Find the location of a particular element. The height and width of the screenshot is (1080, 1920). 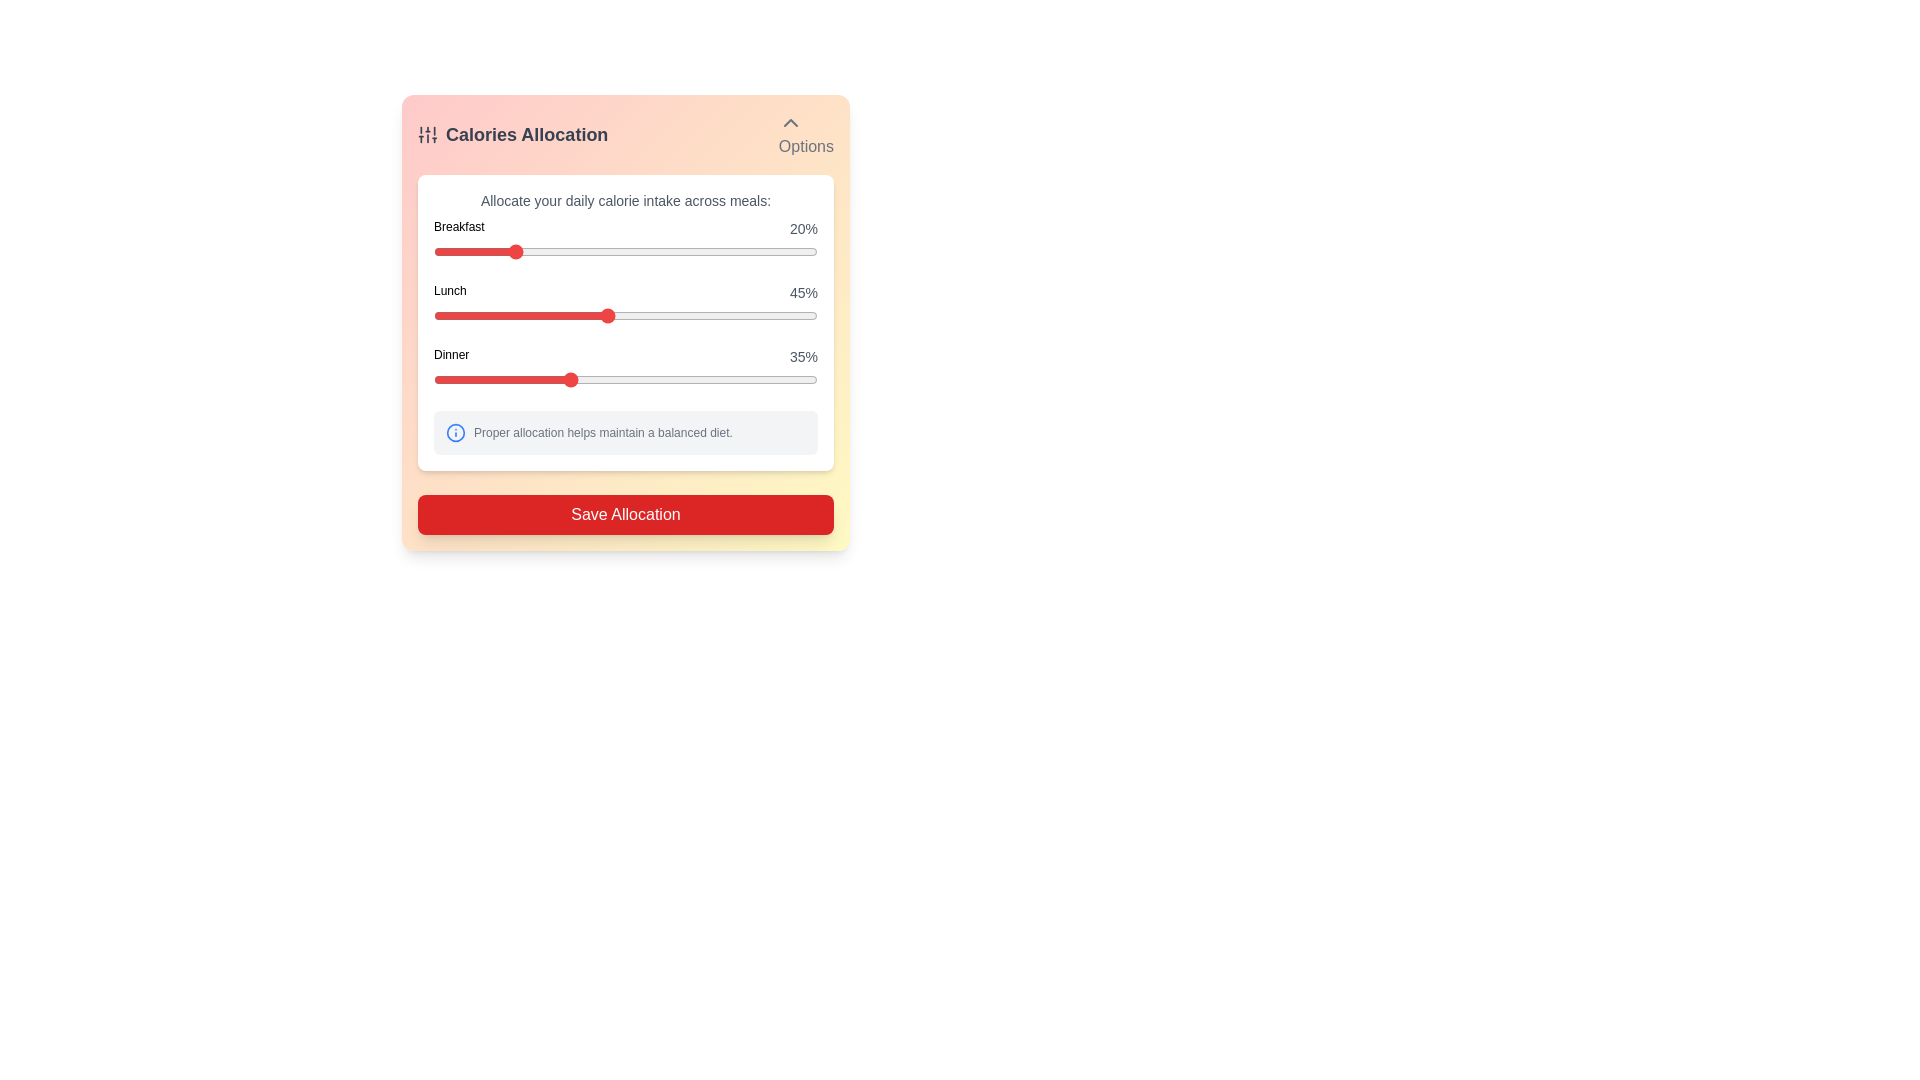

the 'Options' button to toggle the visibility of the options is located at coordinates (806, 135).